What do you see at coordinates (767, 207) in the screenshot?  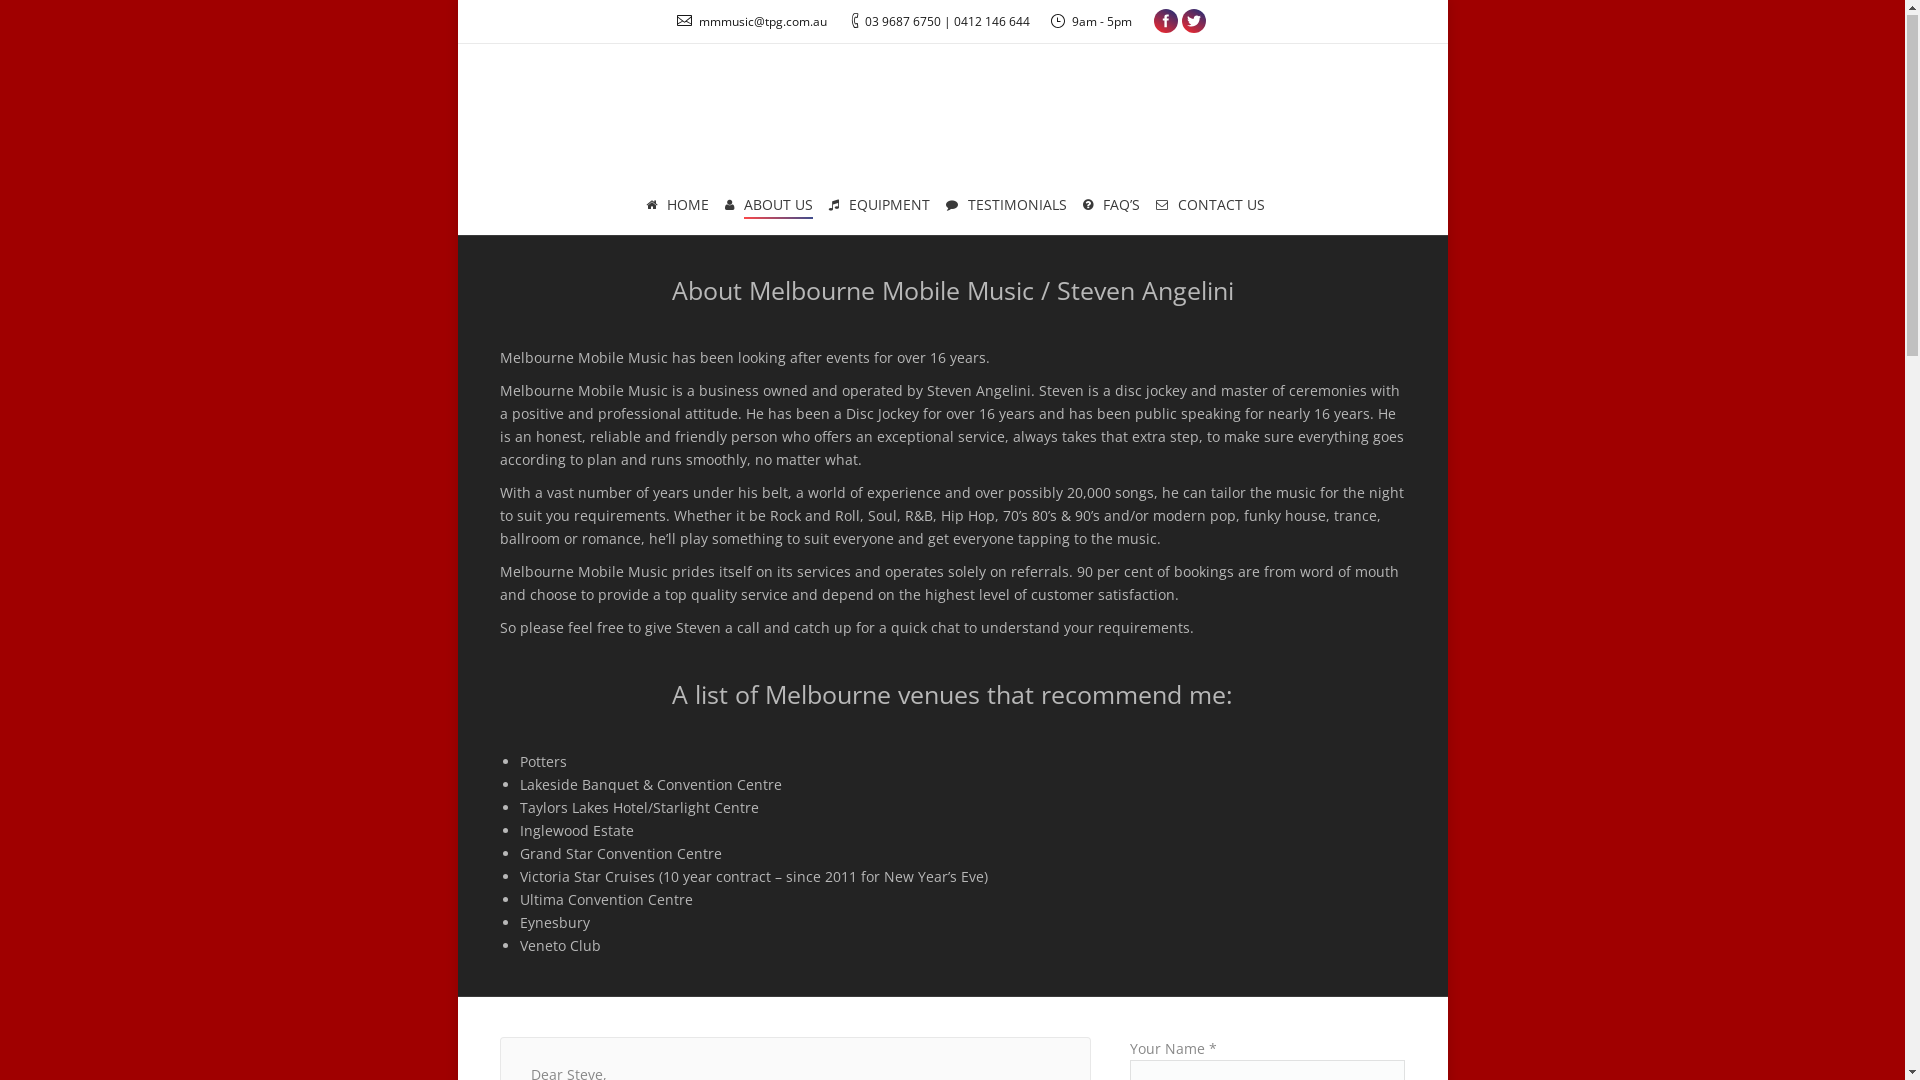 I see `'ABOUT US'` at bounding box center [767, 207].